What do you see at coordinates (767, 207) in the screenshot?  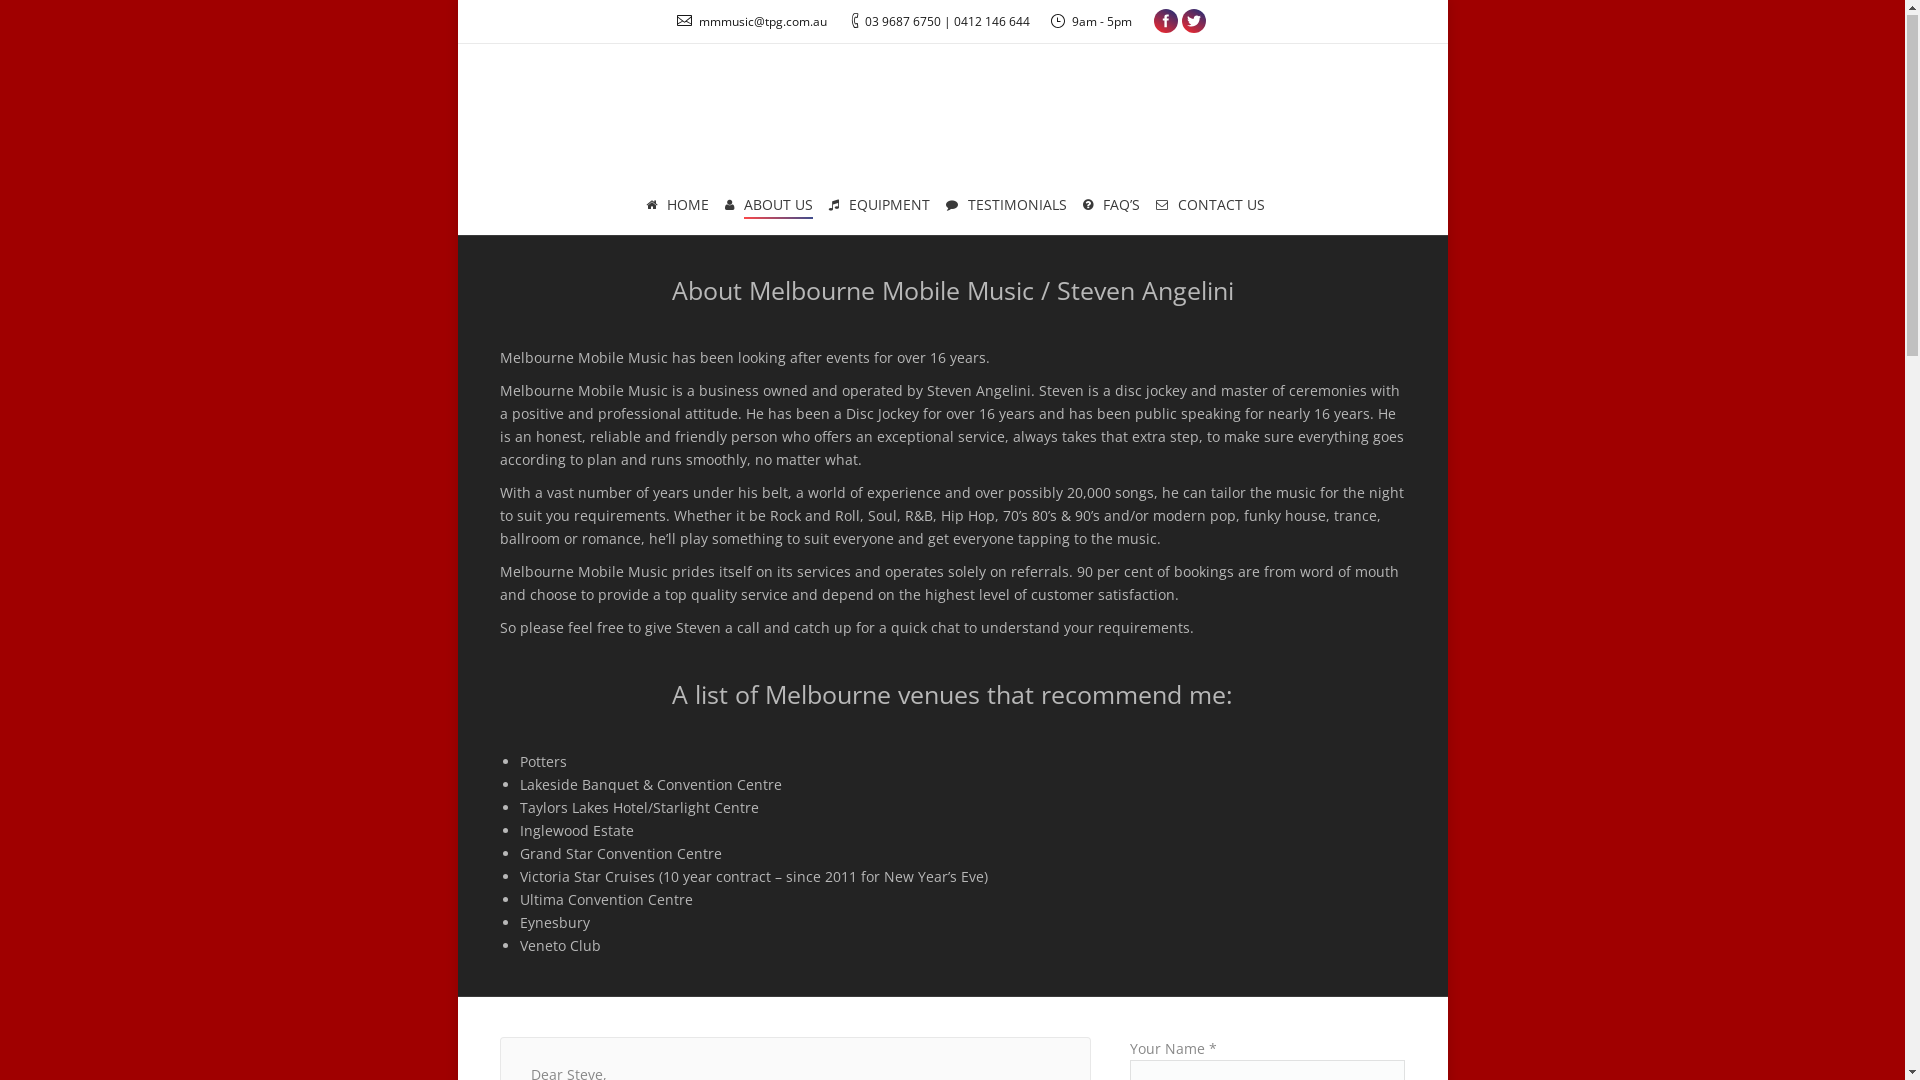 I see `'ABOUT US'` at bounding box center [767, 207].